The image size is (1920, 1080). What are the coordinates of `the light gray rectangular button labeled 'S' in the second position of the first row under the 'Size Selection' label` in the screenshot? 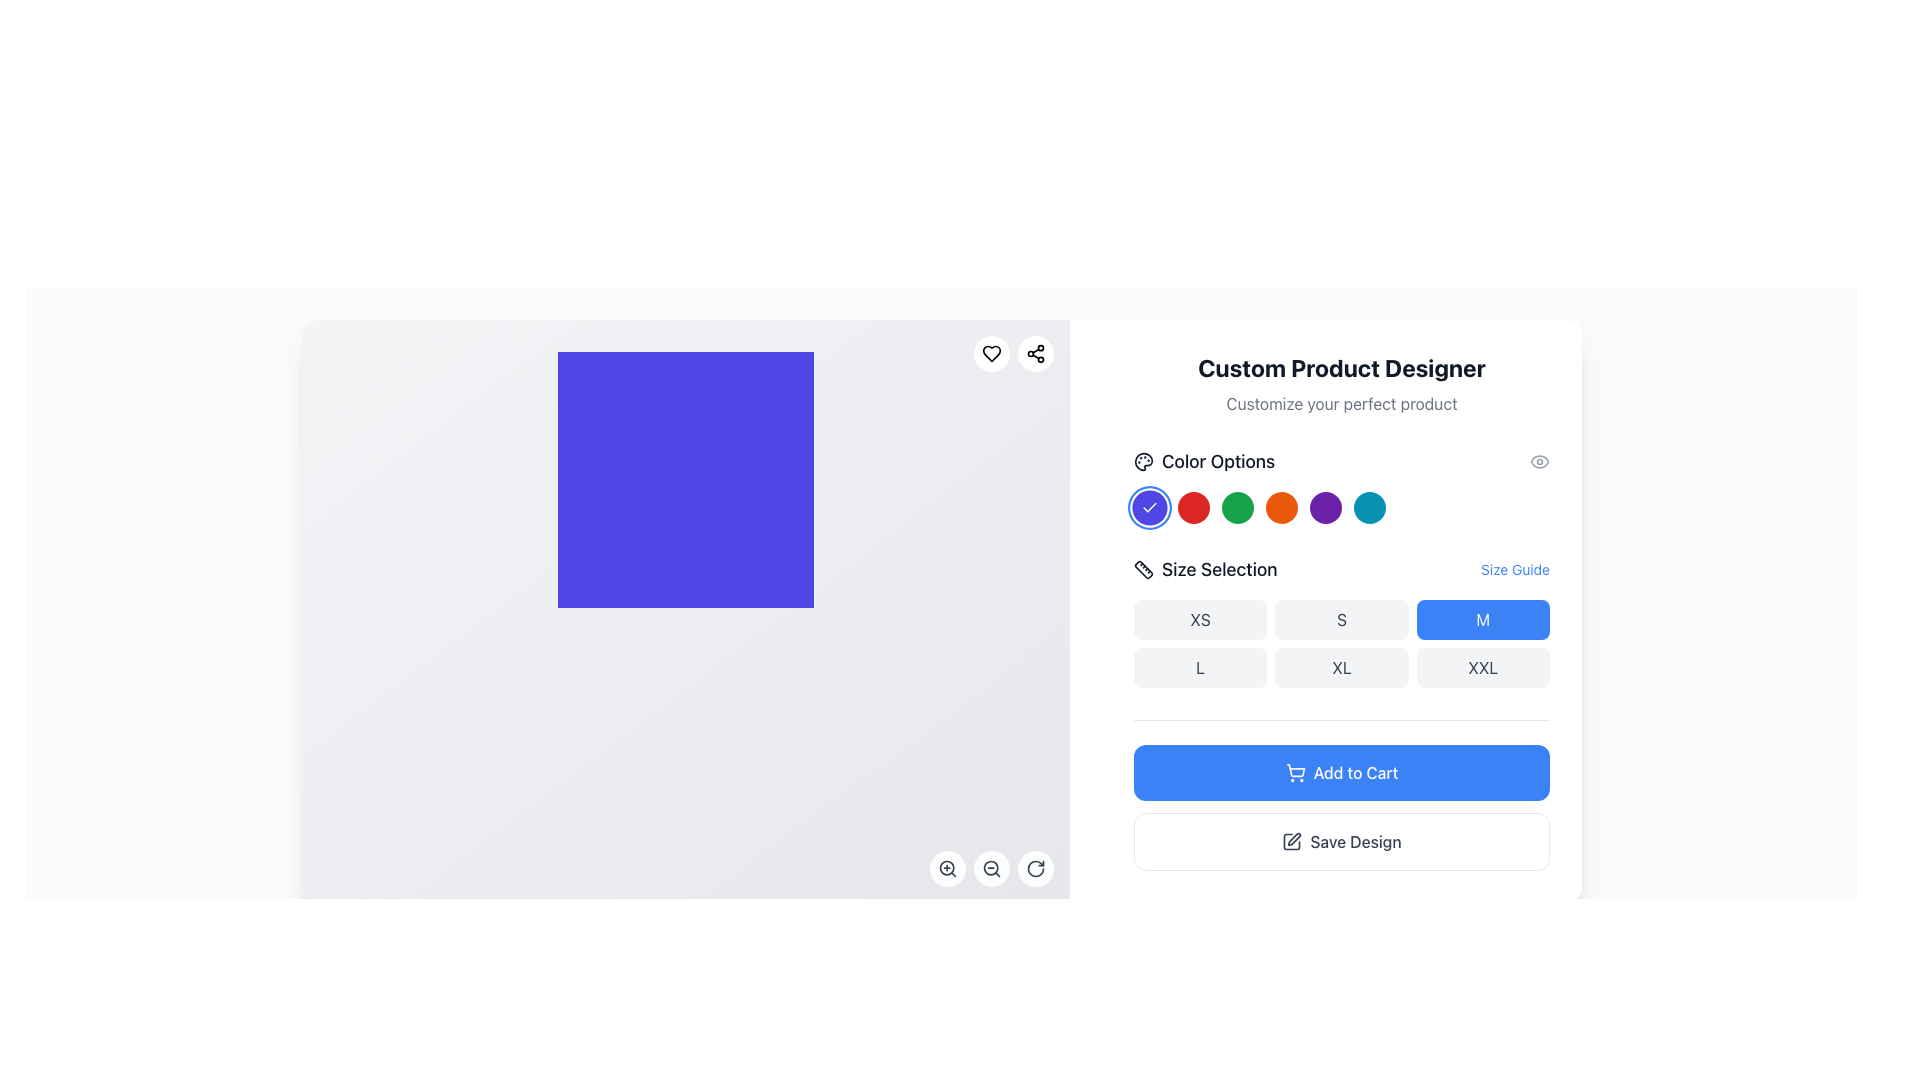 It's located at (1342, 620).